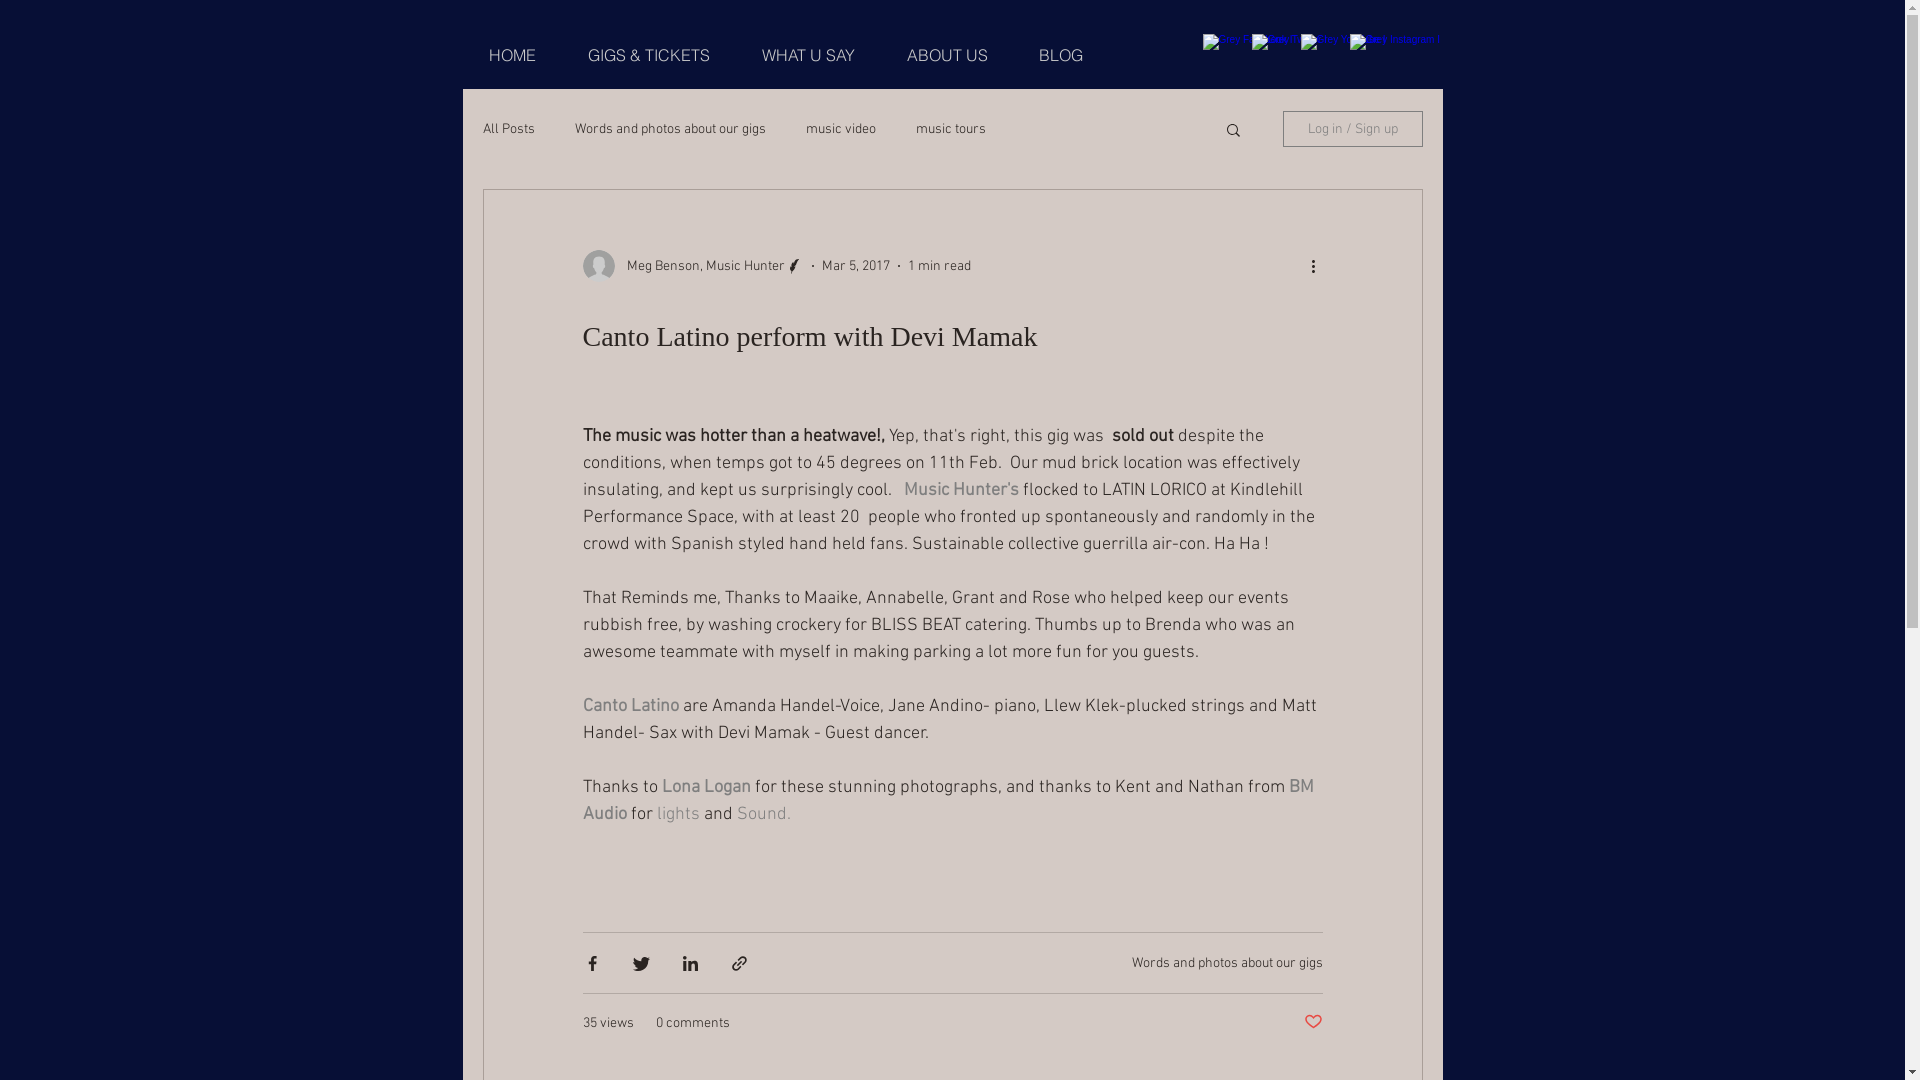 This screenshot has height=1080, width=1920. What do you see at coordinates (840, 128) in the screenshot?
I see `'music video'` at bounding box center [840, 128].